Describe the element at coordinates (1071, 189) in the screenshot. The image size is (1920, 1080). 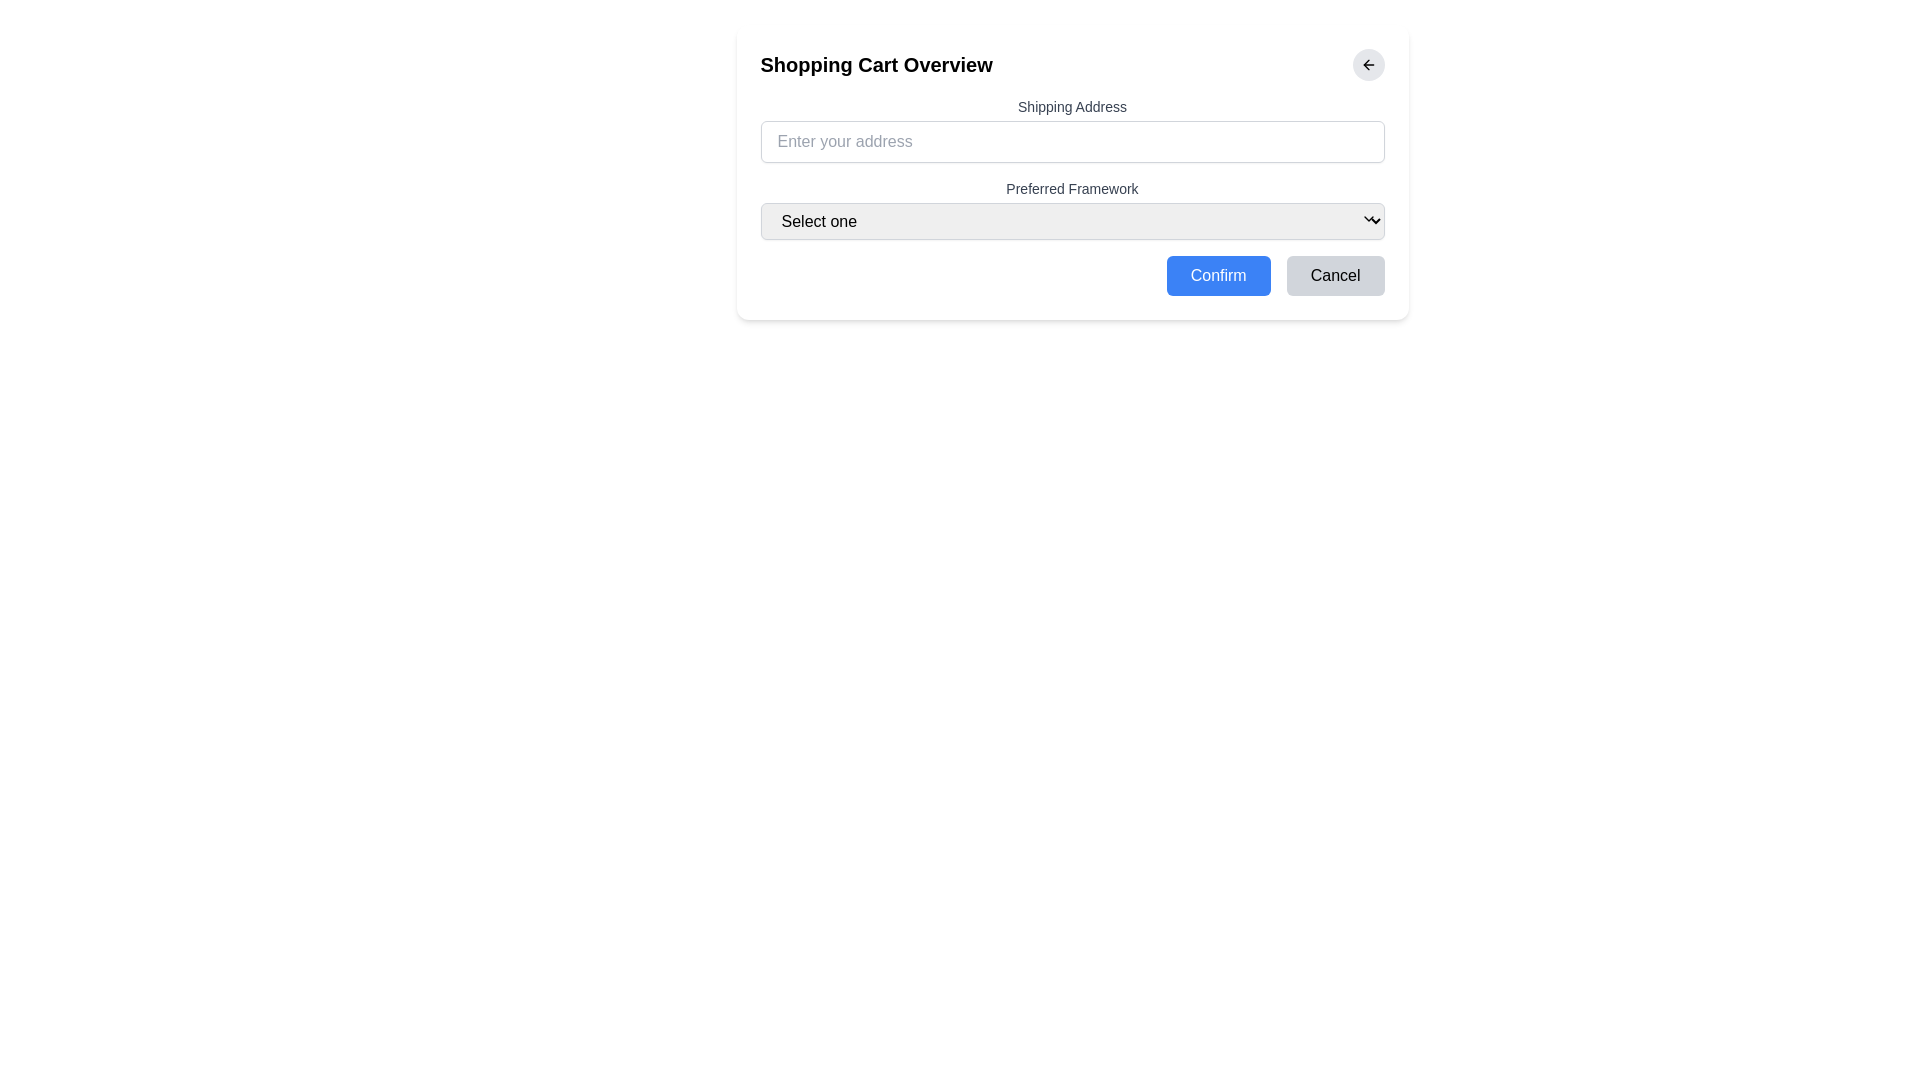
I see `the text label that reads 'Preferred Framework', which is styled in a small gray font and positioned above the dropdown menu labeled 'Select one'` at that location.